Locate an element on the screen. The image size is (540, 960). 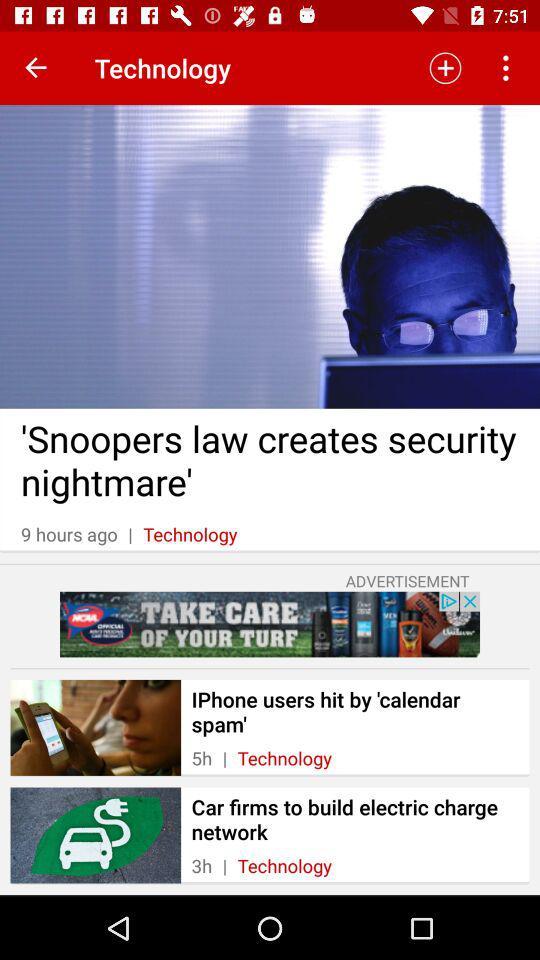
advertisement bar is located at coordinates (270, 623).